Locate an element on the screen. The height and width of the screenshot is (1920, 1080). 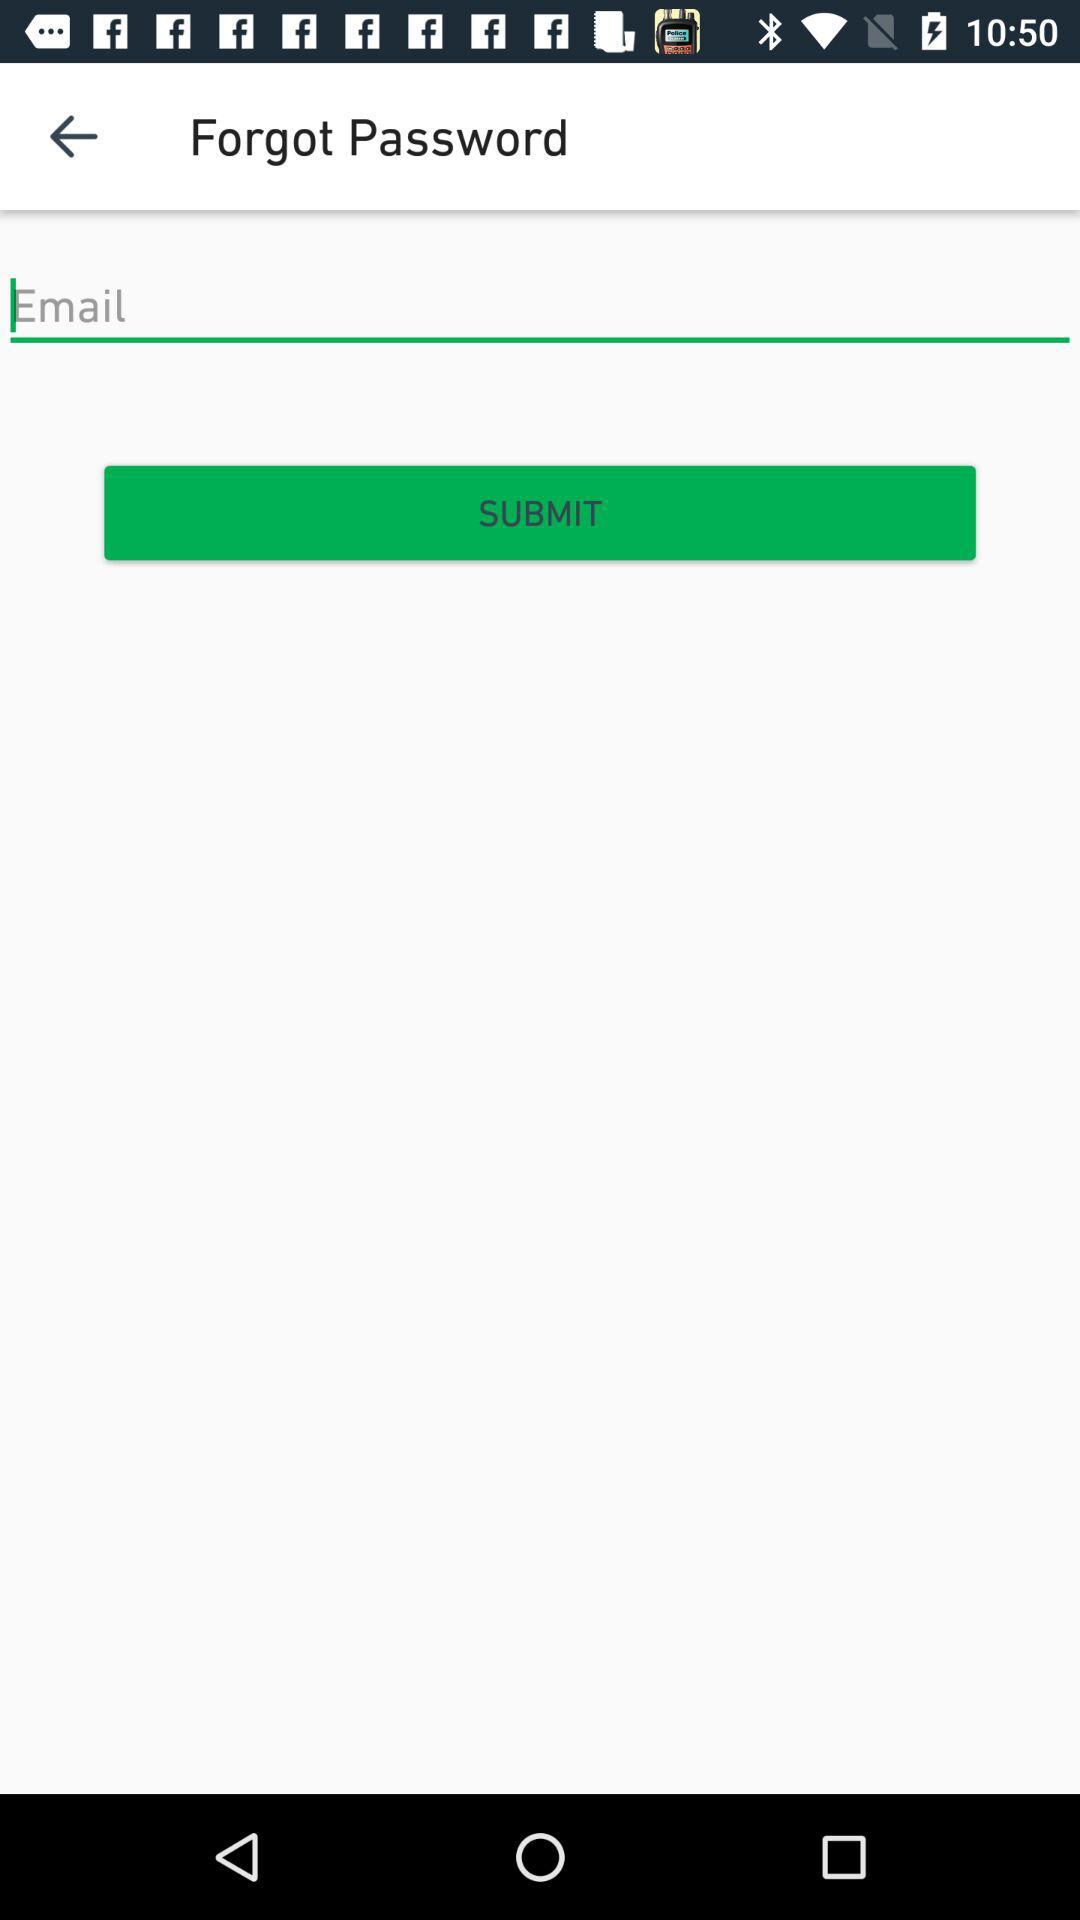
the item to the left of the forgot password is located at coordinates (72, 135).